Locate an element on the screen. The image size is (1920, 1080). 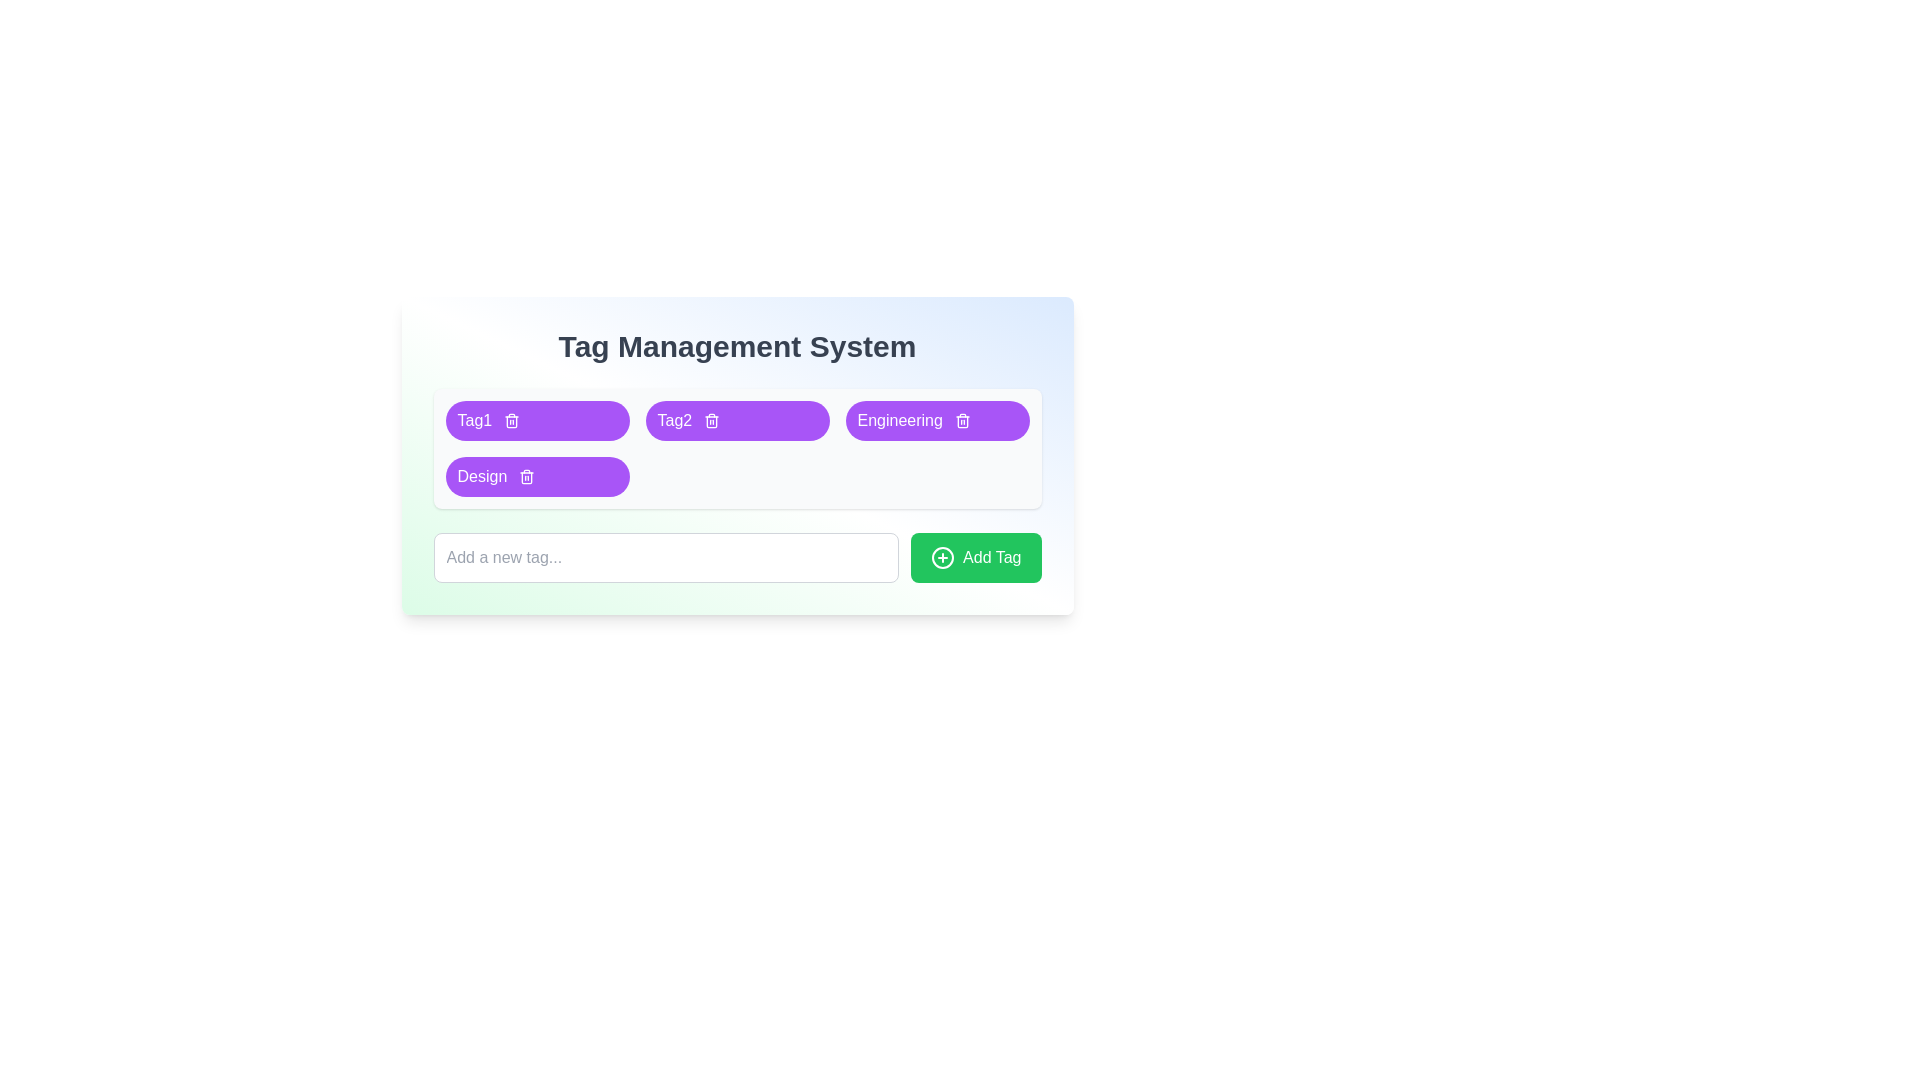
the delete icon button located to the right of the 'Tag1' label is located at coordinates (512, 419).